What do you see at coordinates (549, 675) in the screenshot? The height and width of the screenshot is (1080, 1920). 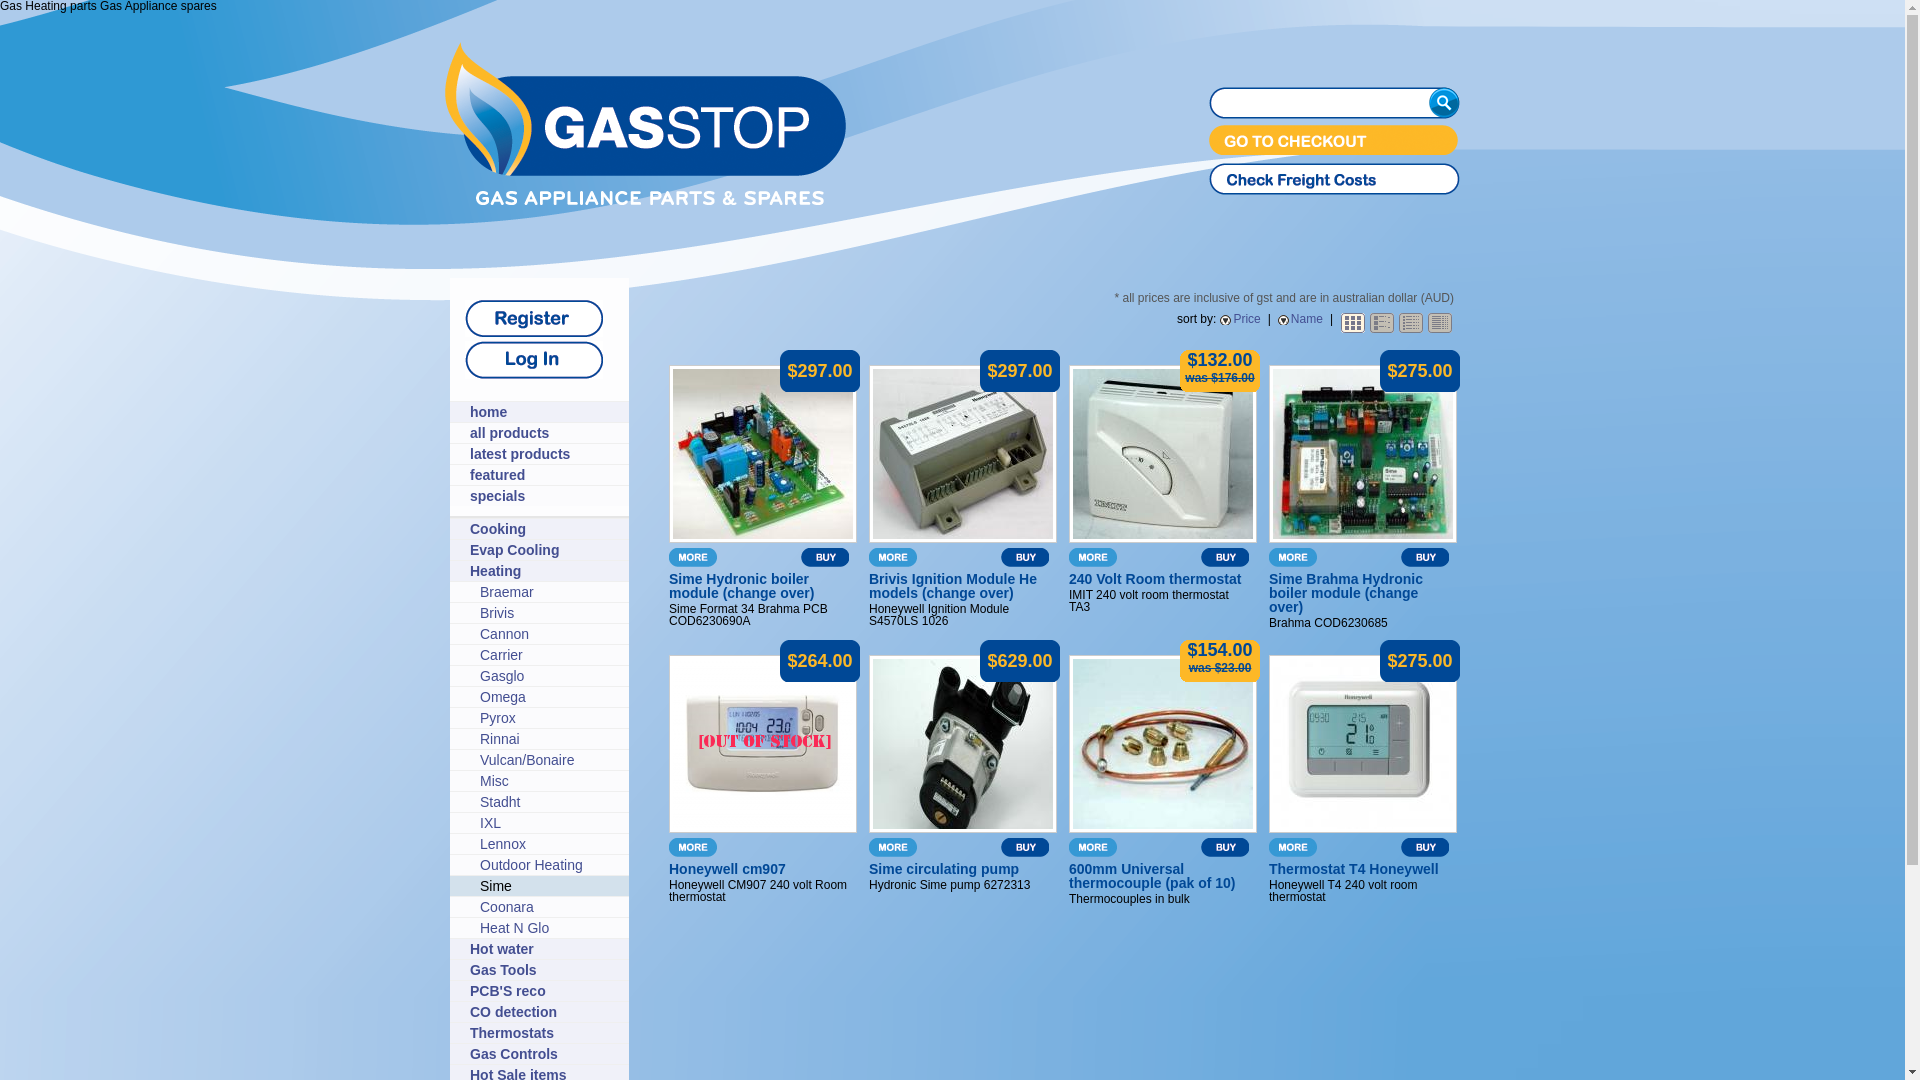 I see `'Gasglo'` at bounding box center [549, 675].